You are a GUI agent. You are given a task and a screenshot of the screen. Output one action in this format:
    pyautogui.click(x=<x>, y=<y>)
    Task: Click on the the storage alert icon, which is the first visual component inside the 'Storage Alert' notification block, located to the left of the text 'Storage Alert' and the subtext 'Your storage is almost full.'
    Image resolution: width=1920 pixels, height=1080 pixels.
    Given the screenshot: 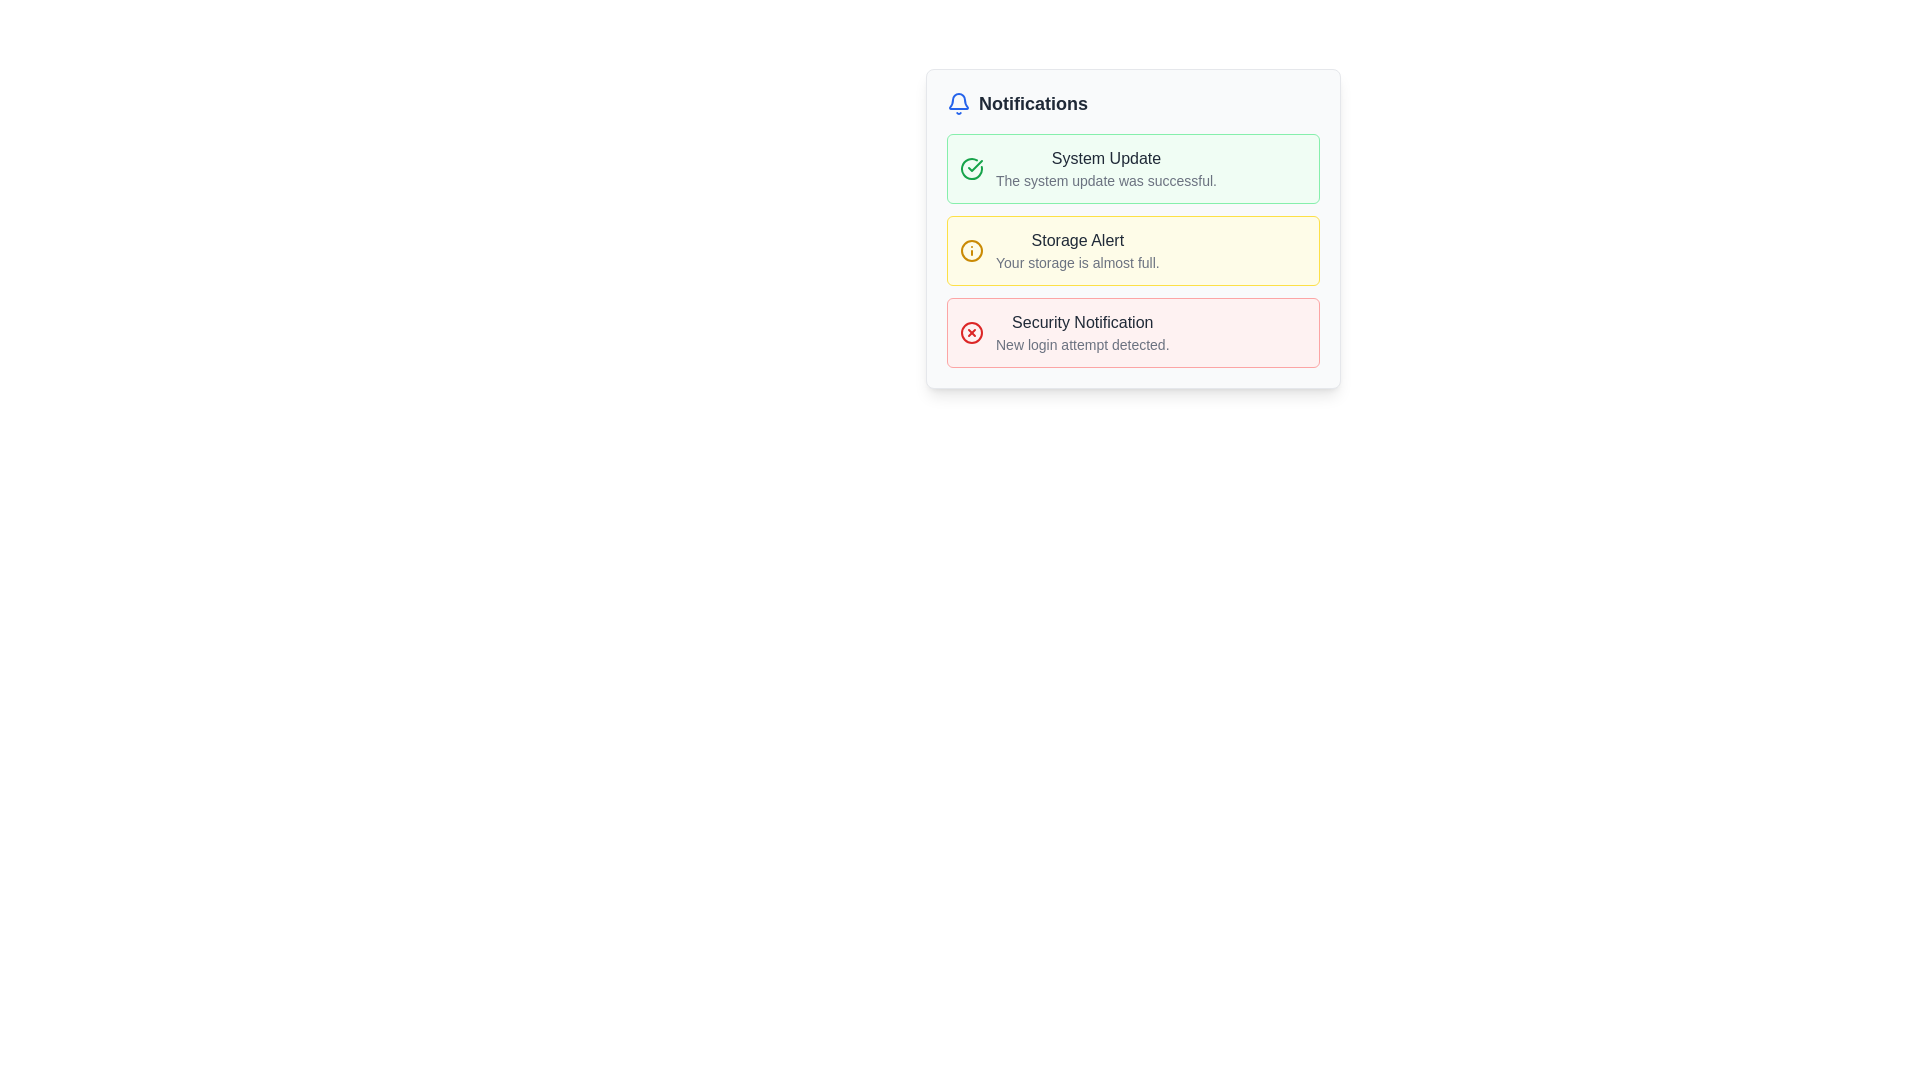 What is the action you would take?
    pyautogui.click(x=971, y=249)
    